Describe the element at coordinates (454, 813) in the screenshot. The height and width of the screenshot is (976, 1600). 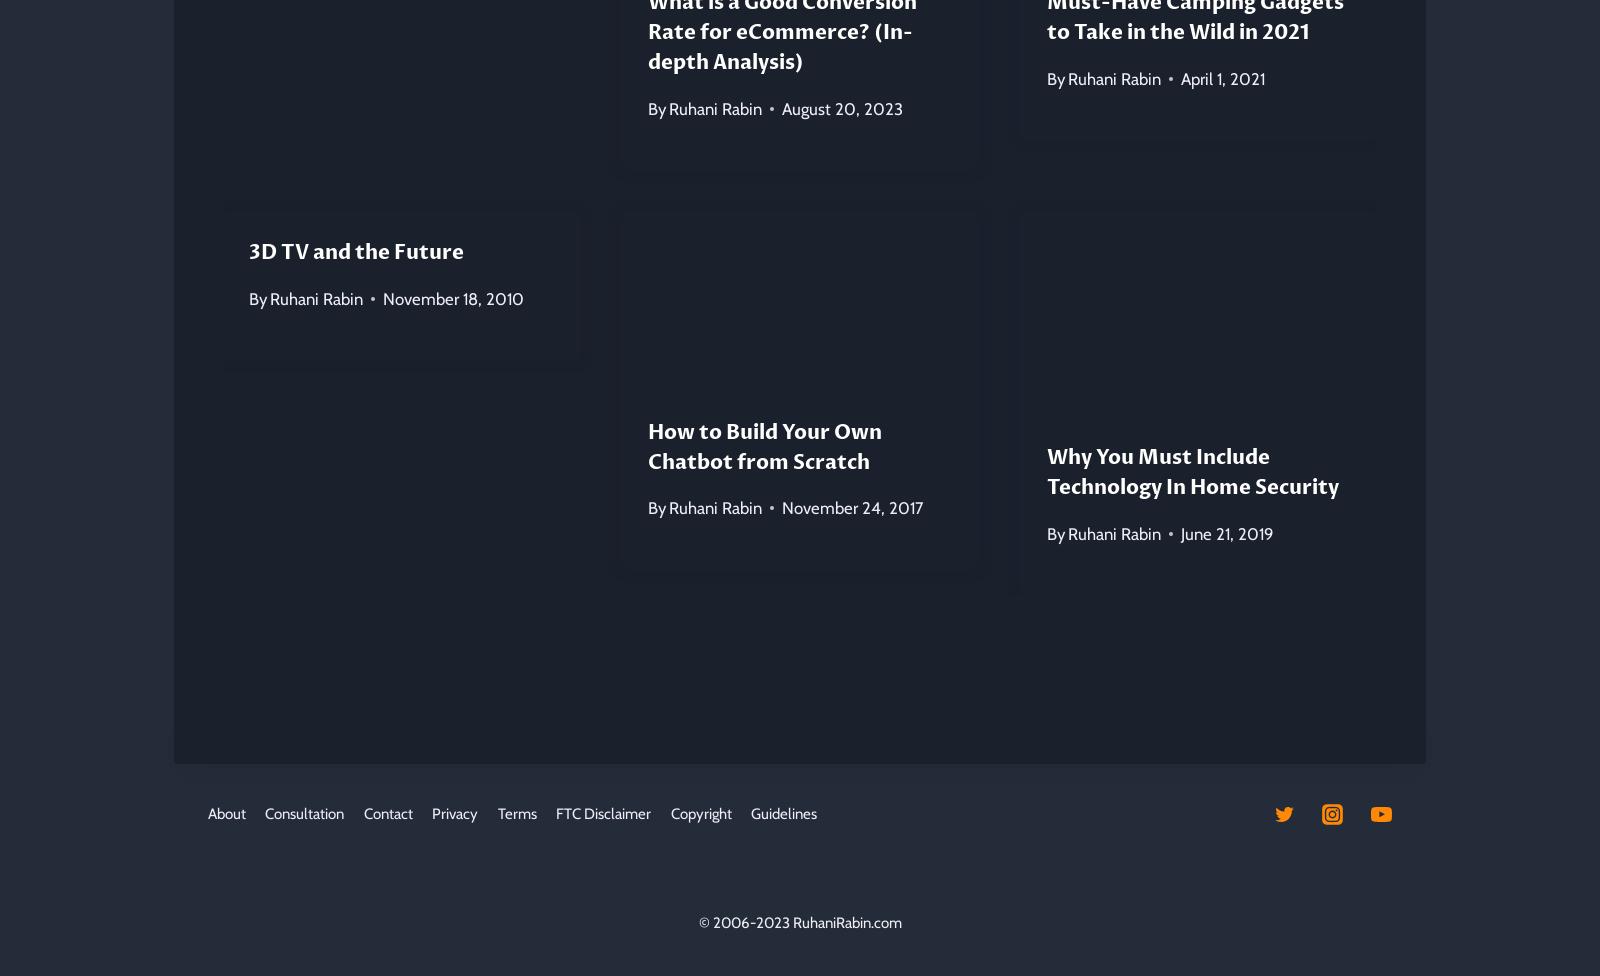
I see `'Privacy'` at that location.